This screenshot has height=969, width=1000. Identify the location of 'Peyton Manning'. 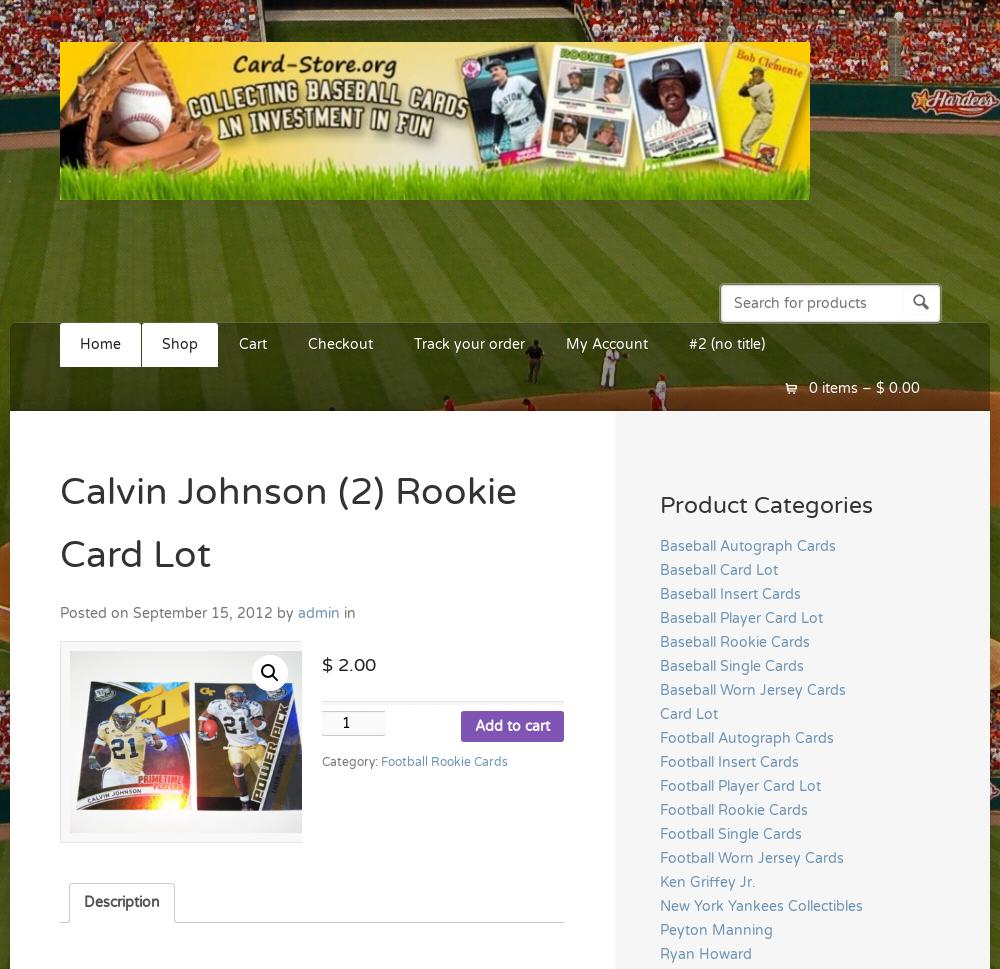
(715, 929).